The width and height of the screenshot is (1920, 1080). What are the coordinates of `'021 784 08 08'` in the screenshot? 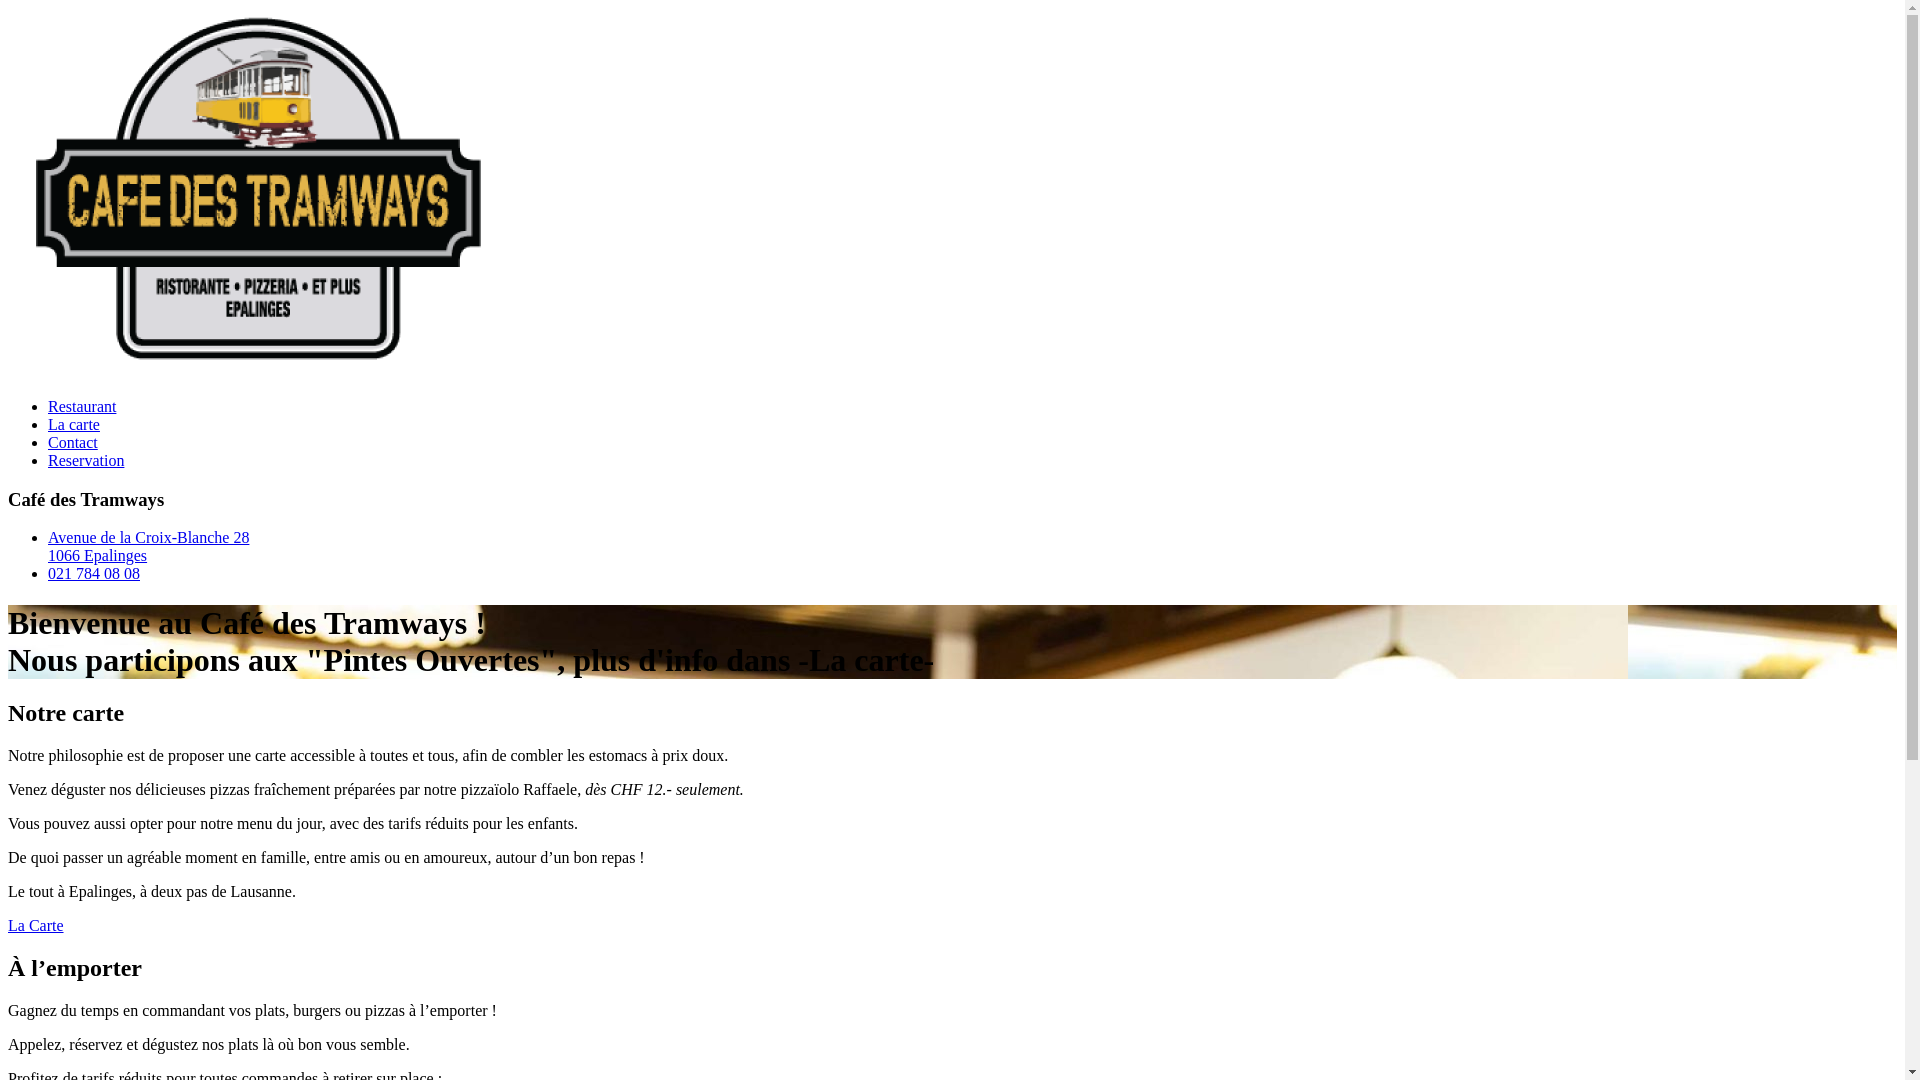 It's located at (93, 573).